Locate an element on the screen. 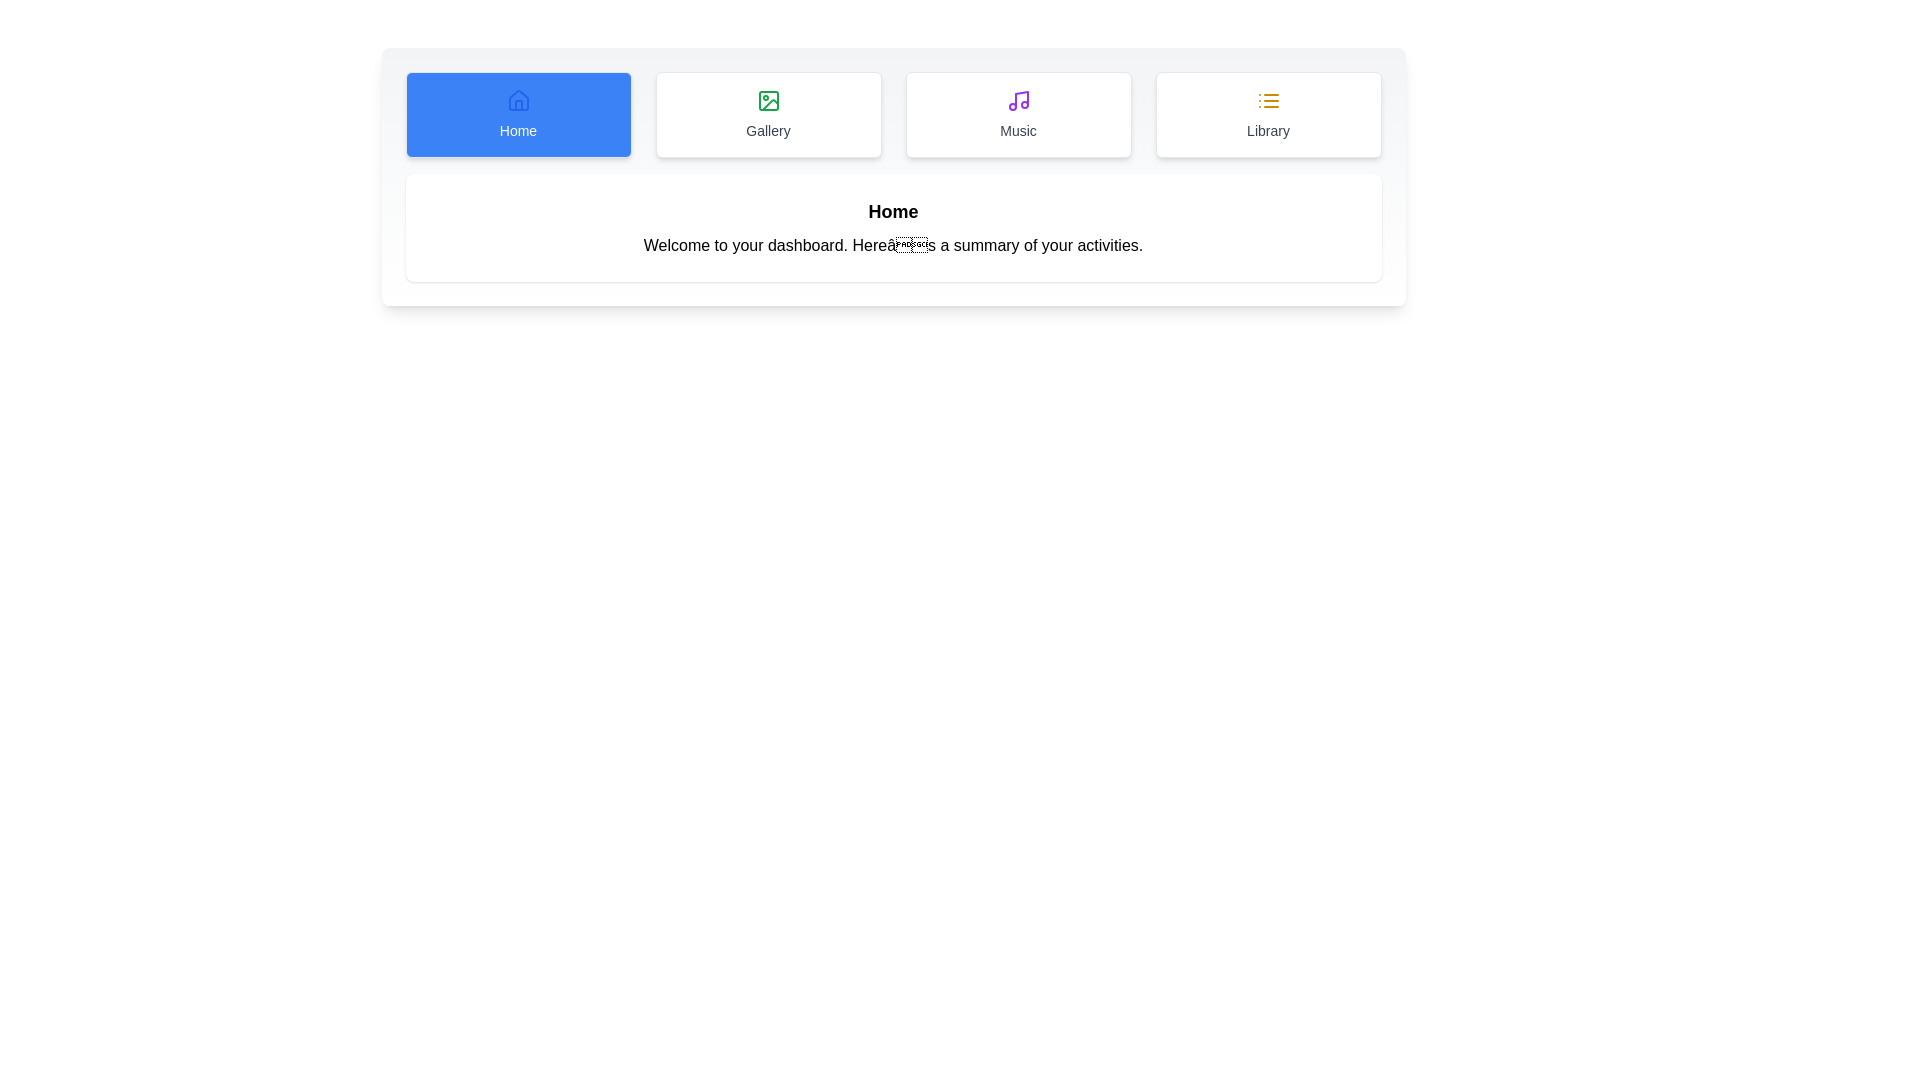 This screenshot has width=1920, height=1080. the button labeled Gallery to observe its hover effect is located at coordinates (767, 115).